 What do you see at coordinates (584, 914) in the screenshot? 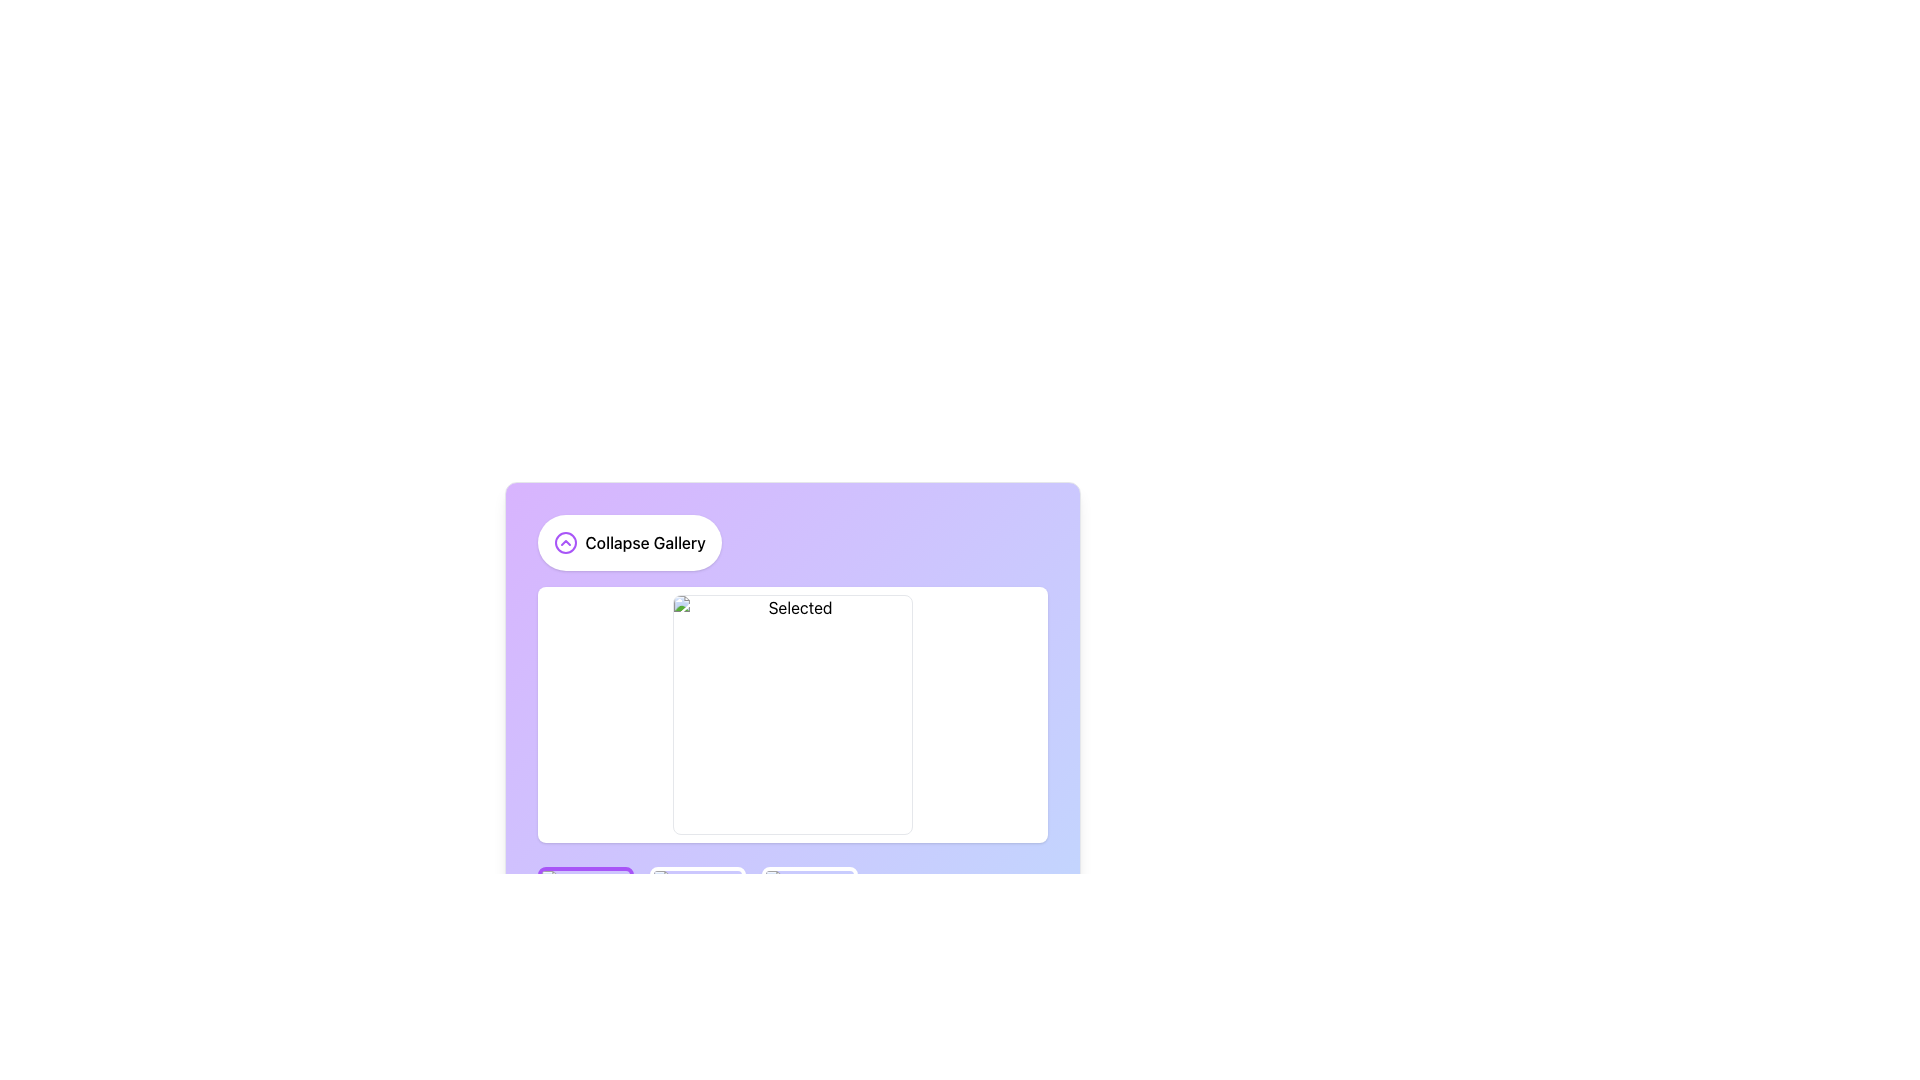
I see `the first selectable thumbnail in the horizontal gallery, which is a square-shaped image with a purple border and rounded corners` at bounding box center [584, 914].